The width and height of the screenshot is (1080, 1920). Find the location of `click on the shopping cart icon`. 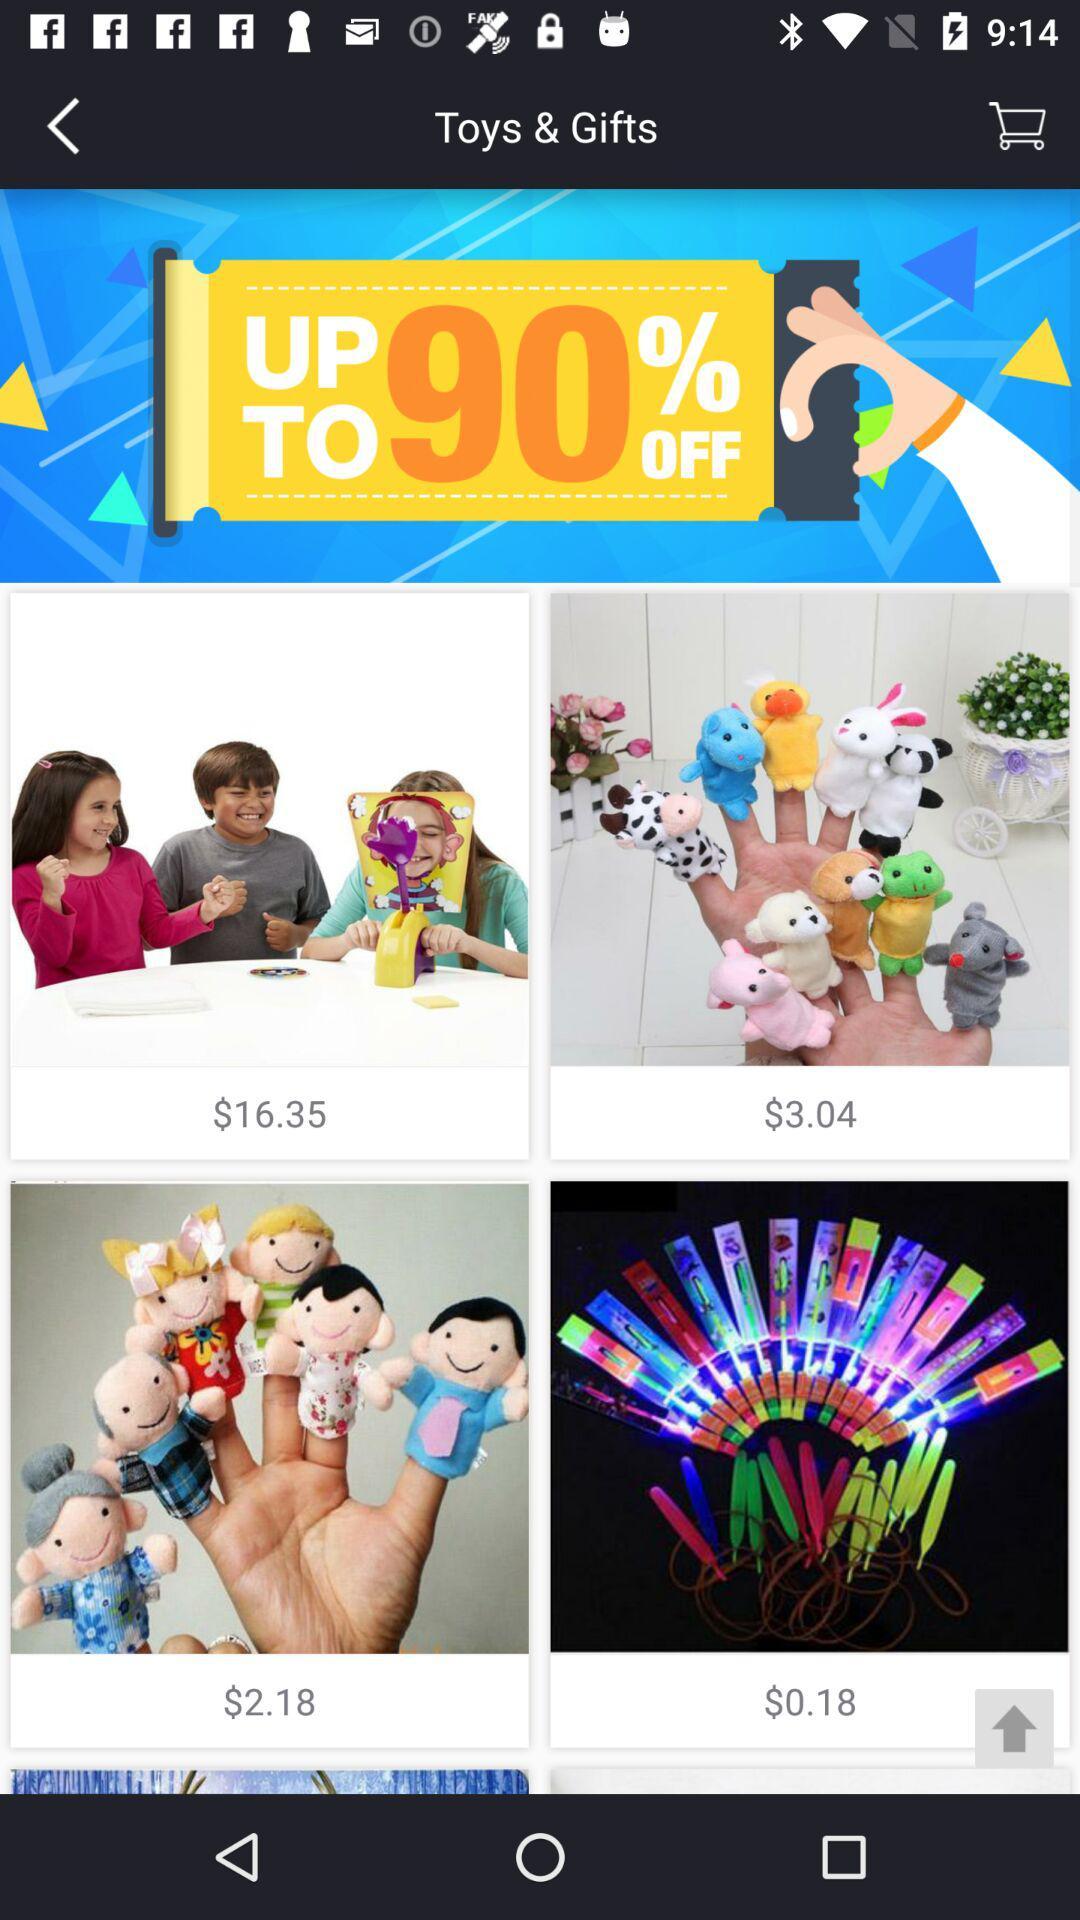

click on the shopping cart icon is located at coordinates (1017, 124).